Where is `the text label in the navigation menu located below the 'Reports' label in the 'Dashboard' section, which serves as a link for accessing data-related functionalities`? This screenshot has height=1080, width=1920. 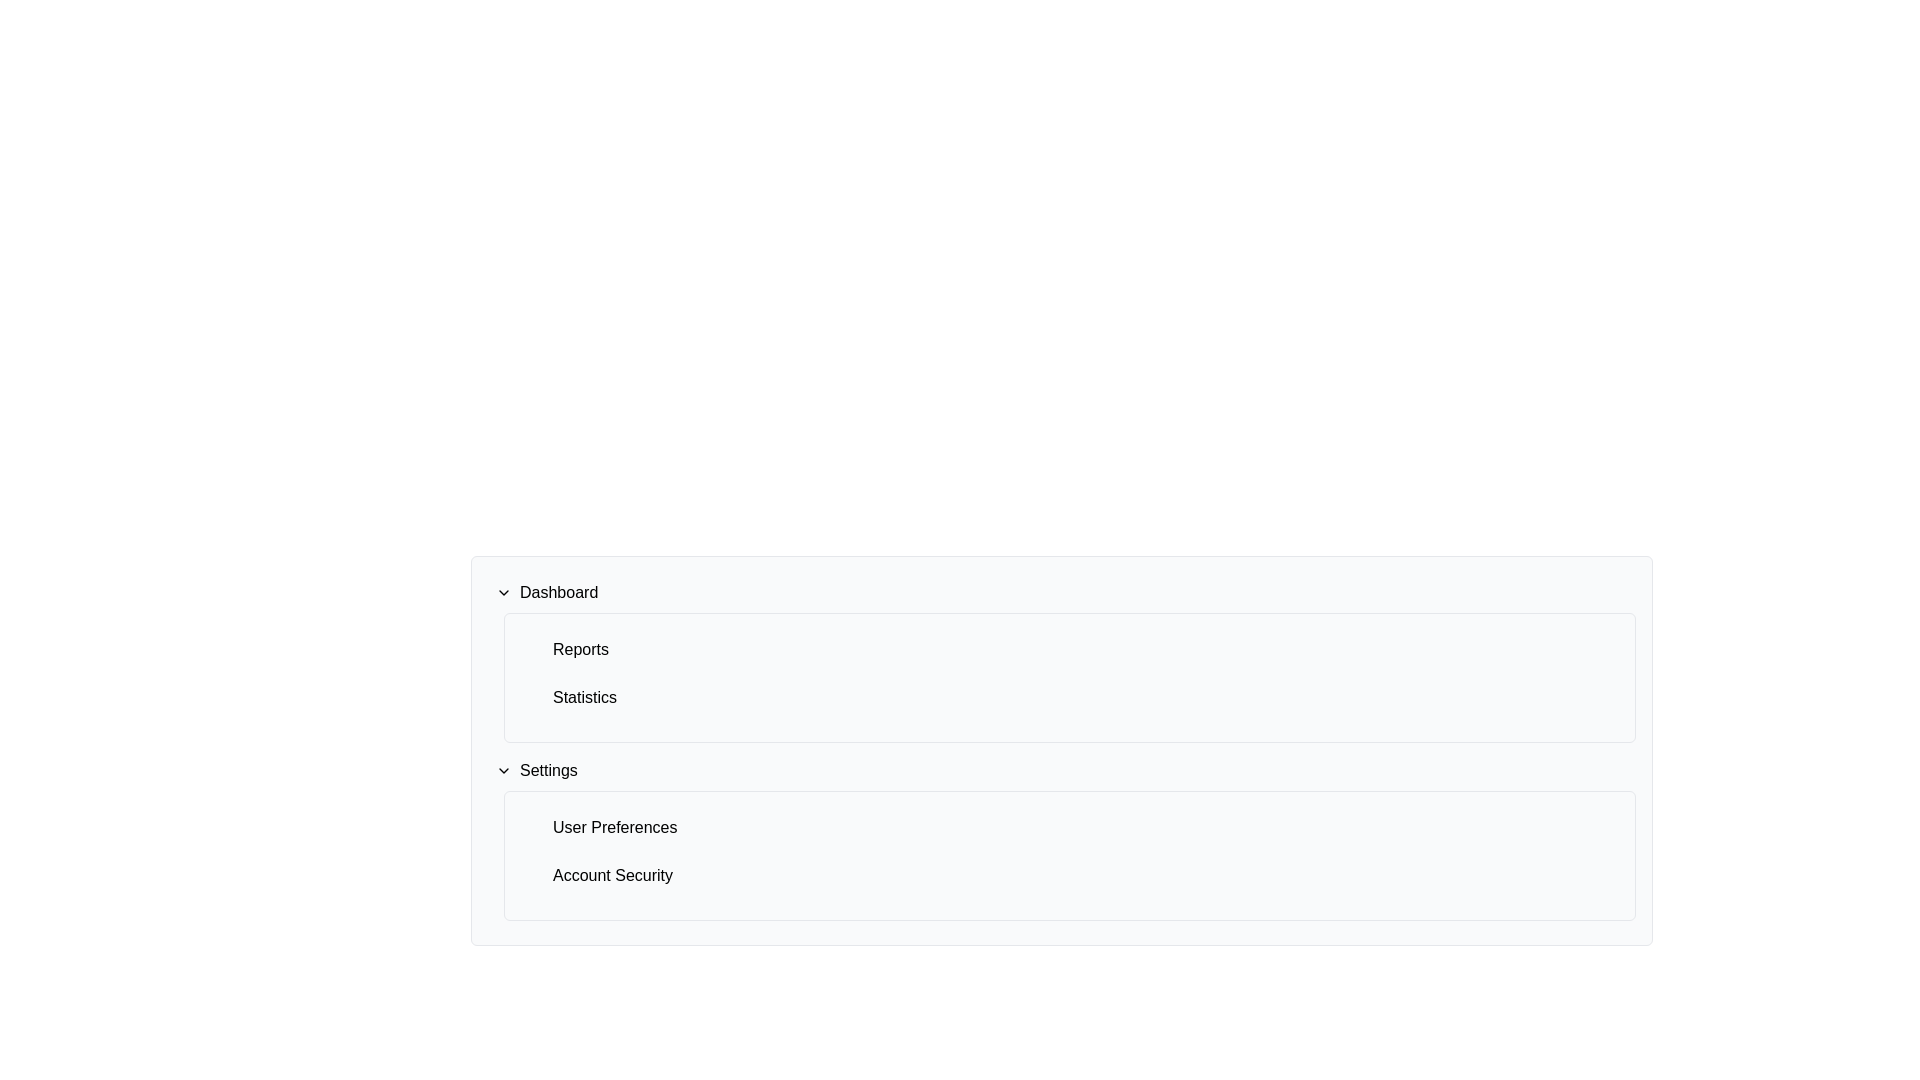 the text label in the navigation menu located below the 'Reports' label in the 'Dashboard' section, which serves as a link for accessing data-related functionalities is located at coordinates (584, 697).